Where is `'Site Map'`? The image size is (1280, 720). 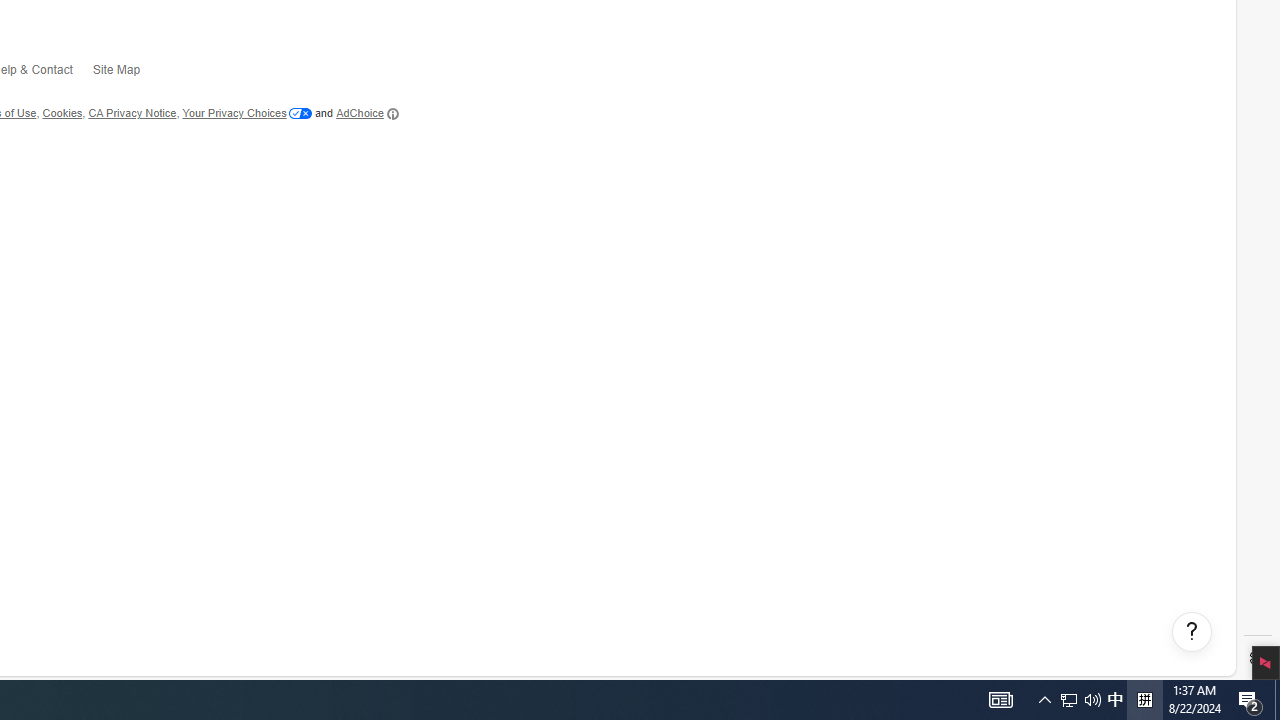
'Site Map' is located at coordinates (125, 72).